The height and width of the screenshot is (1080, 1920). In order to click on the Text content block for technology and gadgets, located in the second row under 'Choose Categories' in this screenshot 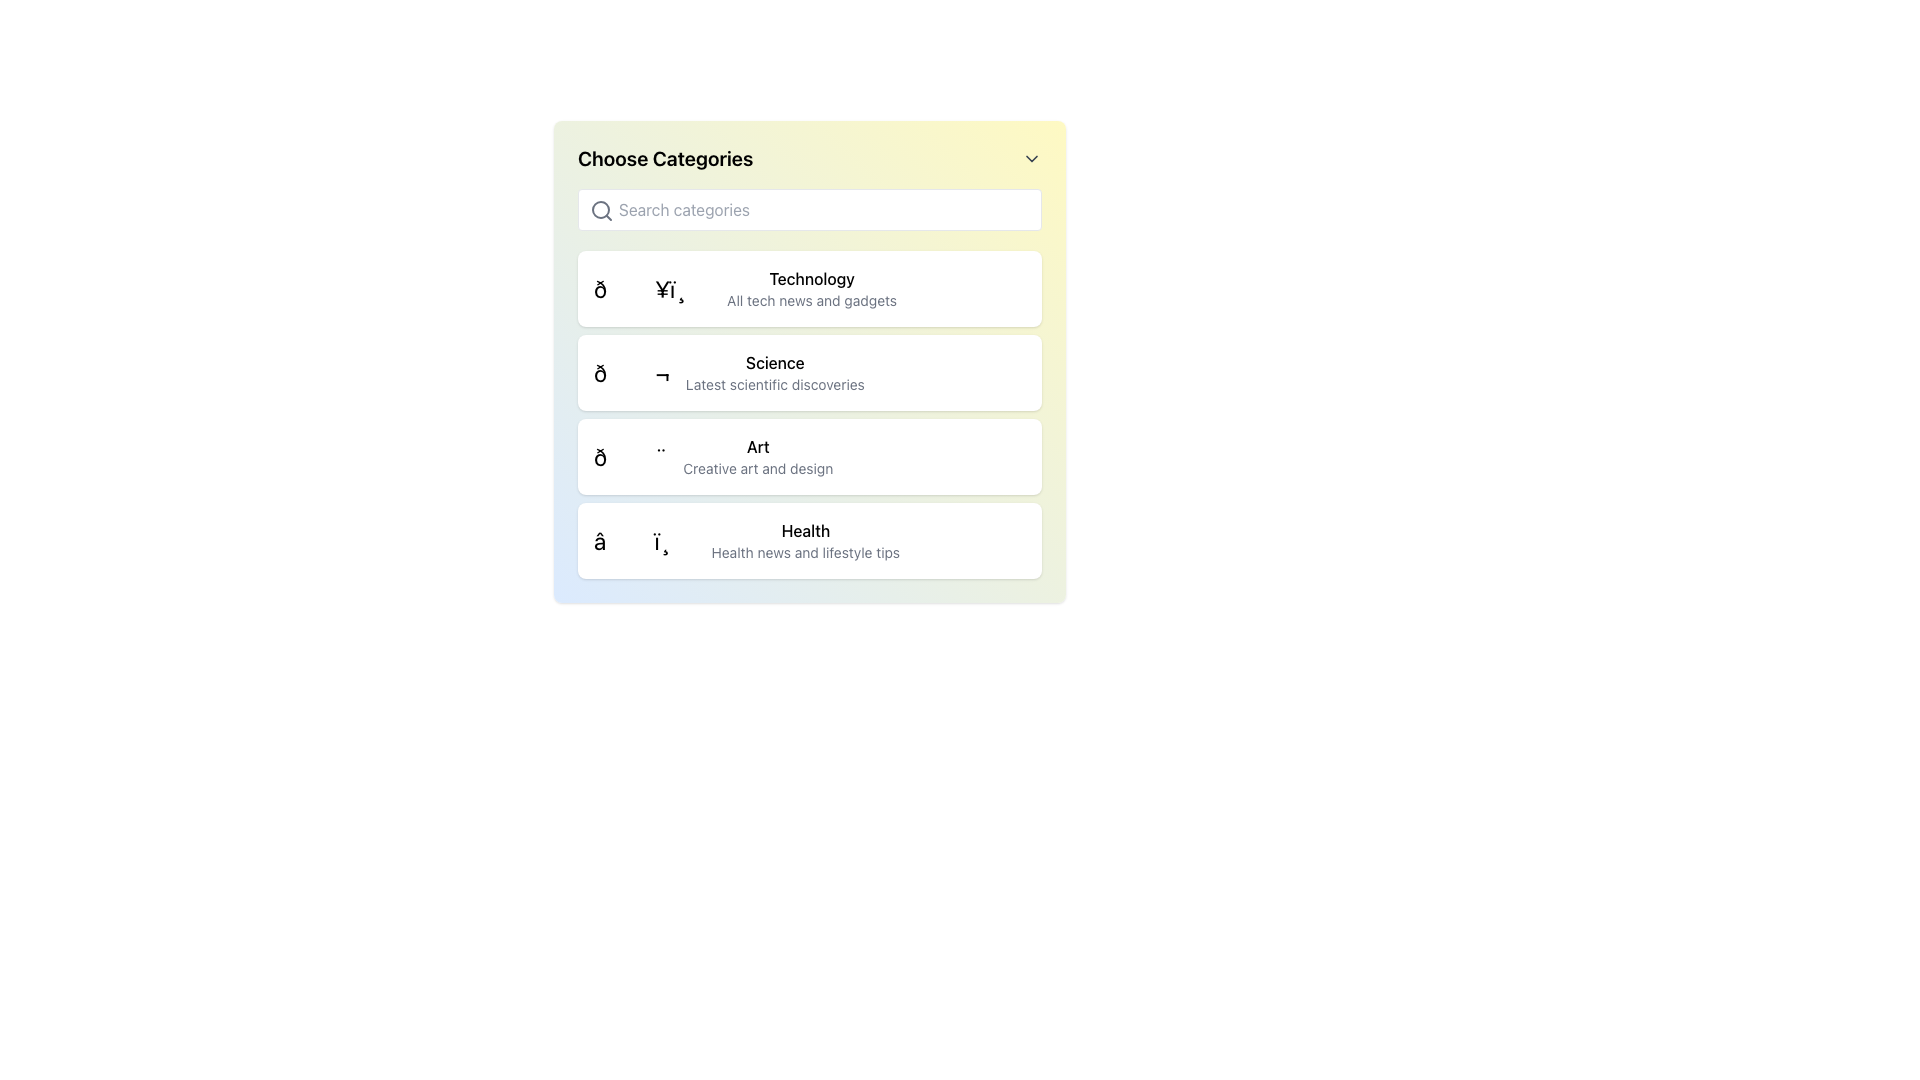, I will do `click(812, 289)`.